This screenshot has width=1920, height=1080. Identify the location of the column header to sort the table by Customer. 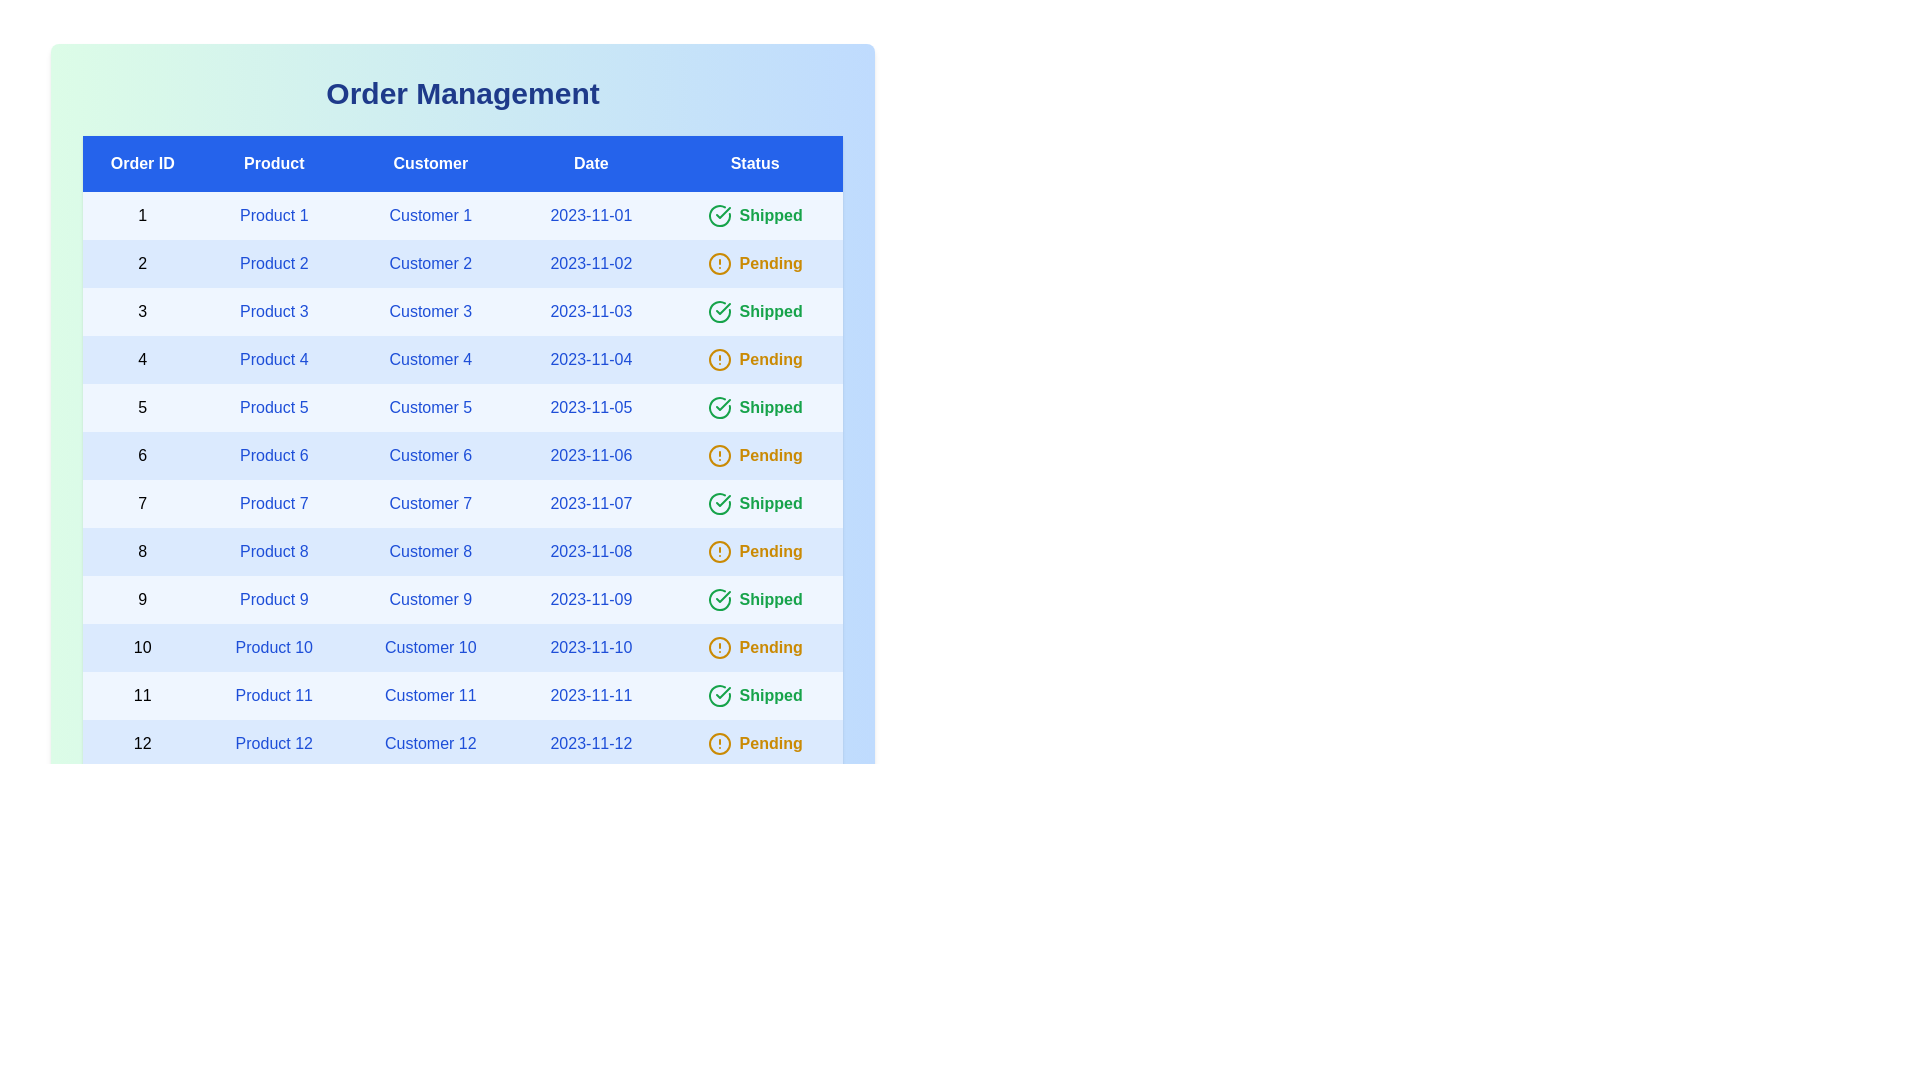
(429, 163).